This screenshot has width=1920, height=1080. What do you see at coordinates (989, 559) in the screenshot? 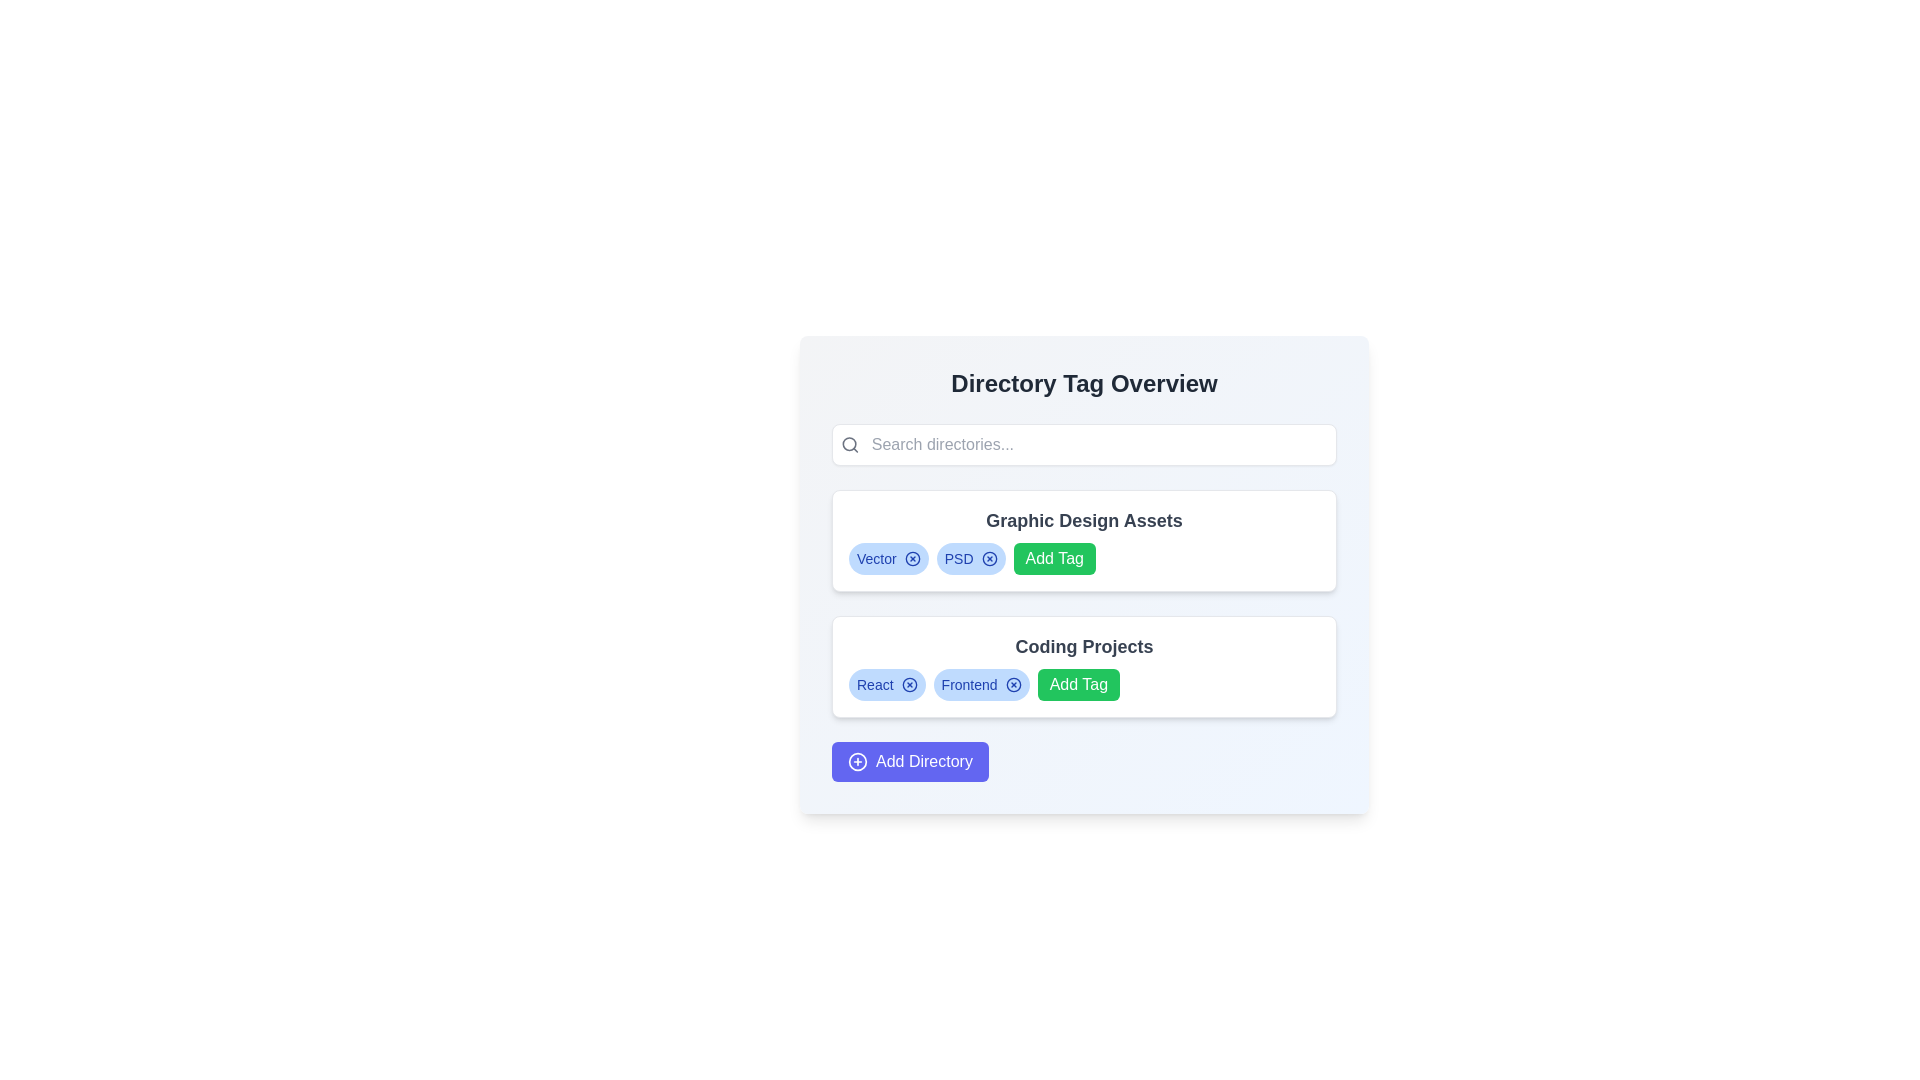
I see `the circular ring icon located to the right of the 'PSD' tag under the 'Graphic Design Assets' section` at bounding box center [989, 559].